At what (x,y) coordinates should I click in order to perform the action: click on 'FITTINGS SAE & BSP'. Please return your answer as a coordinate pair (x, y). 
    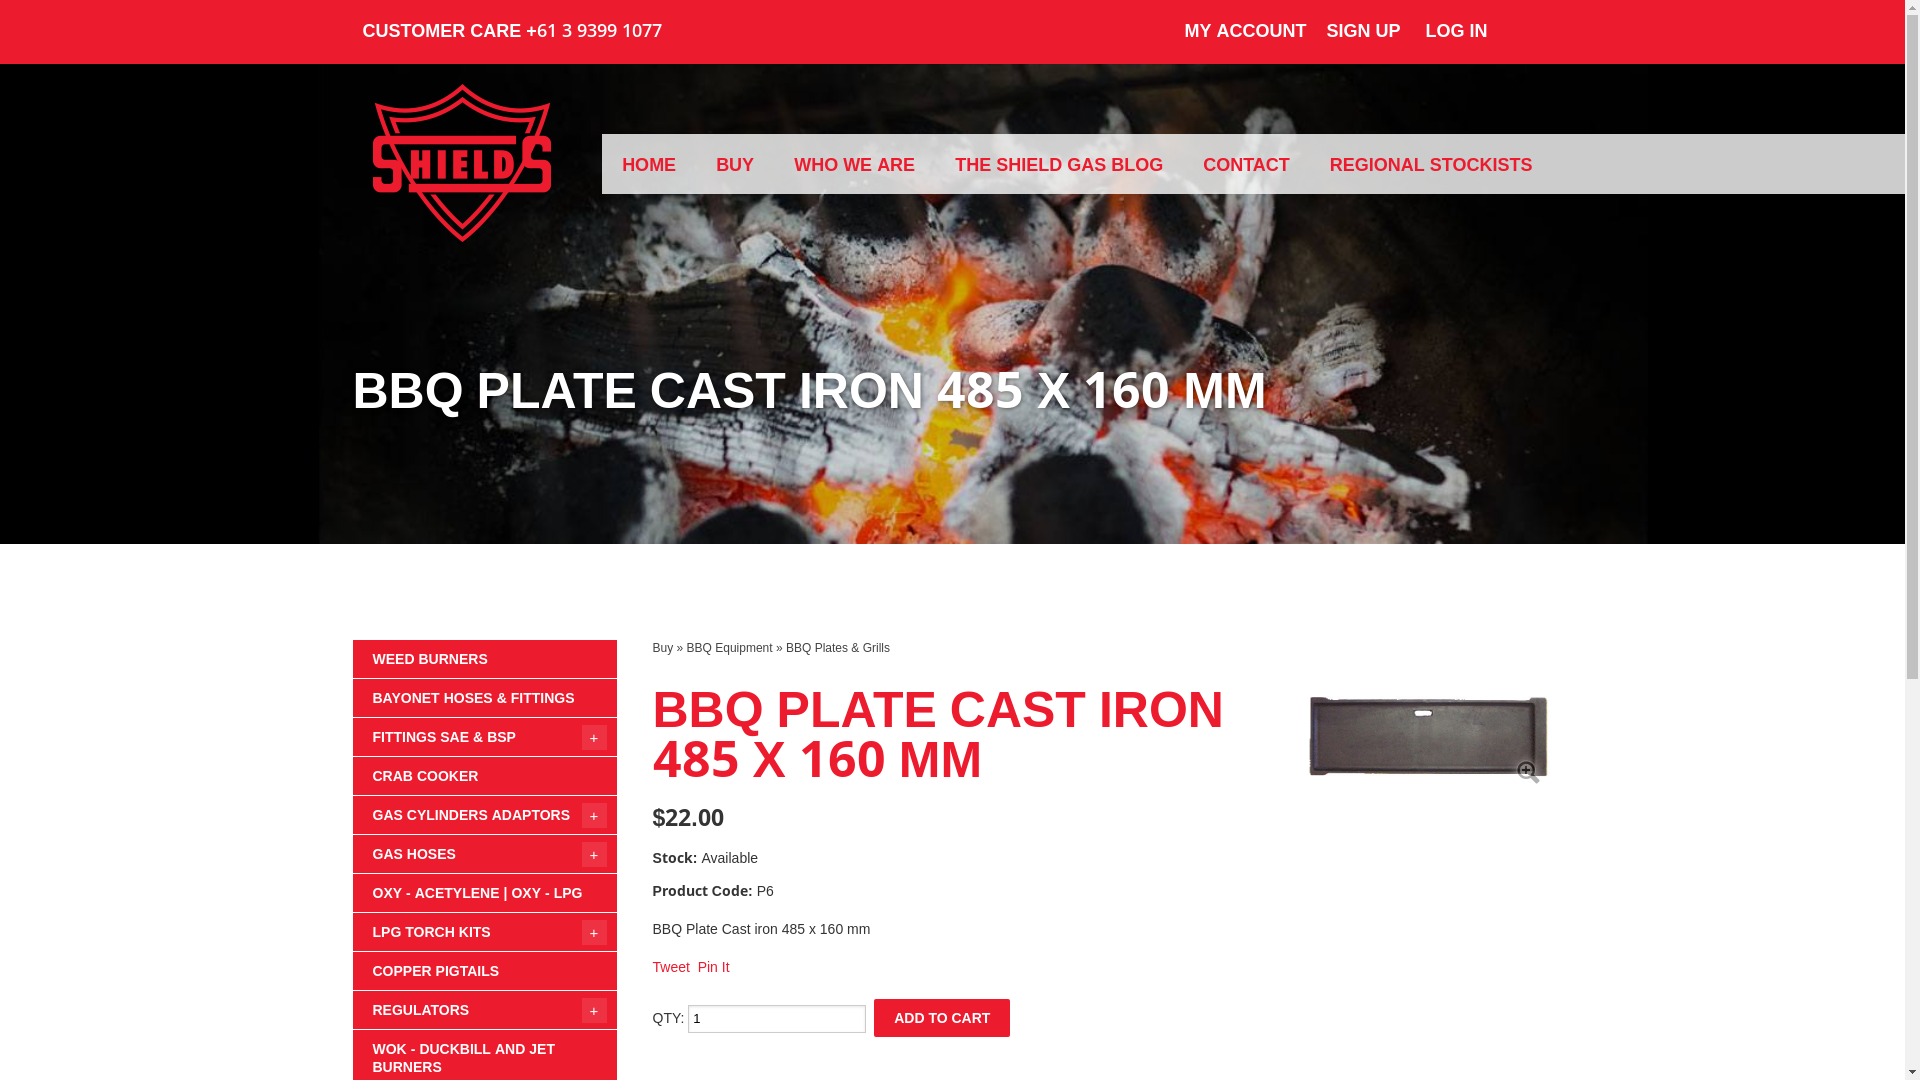
    Looking at the image, I should click on (484, 736).